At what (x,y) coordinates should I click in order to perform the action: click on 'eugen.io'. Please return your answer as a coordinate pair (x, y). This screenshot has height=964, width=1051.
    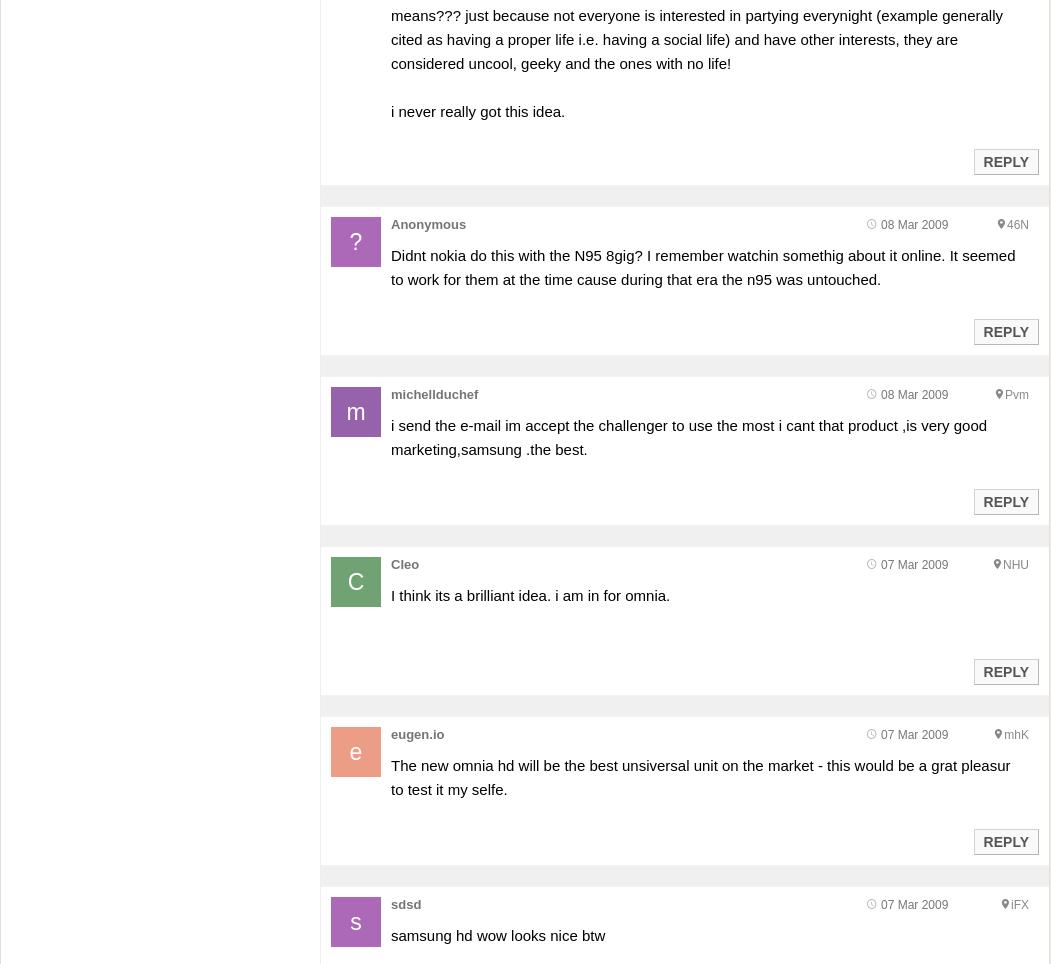
    Looking at the image, I should click on (417, 733).